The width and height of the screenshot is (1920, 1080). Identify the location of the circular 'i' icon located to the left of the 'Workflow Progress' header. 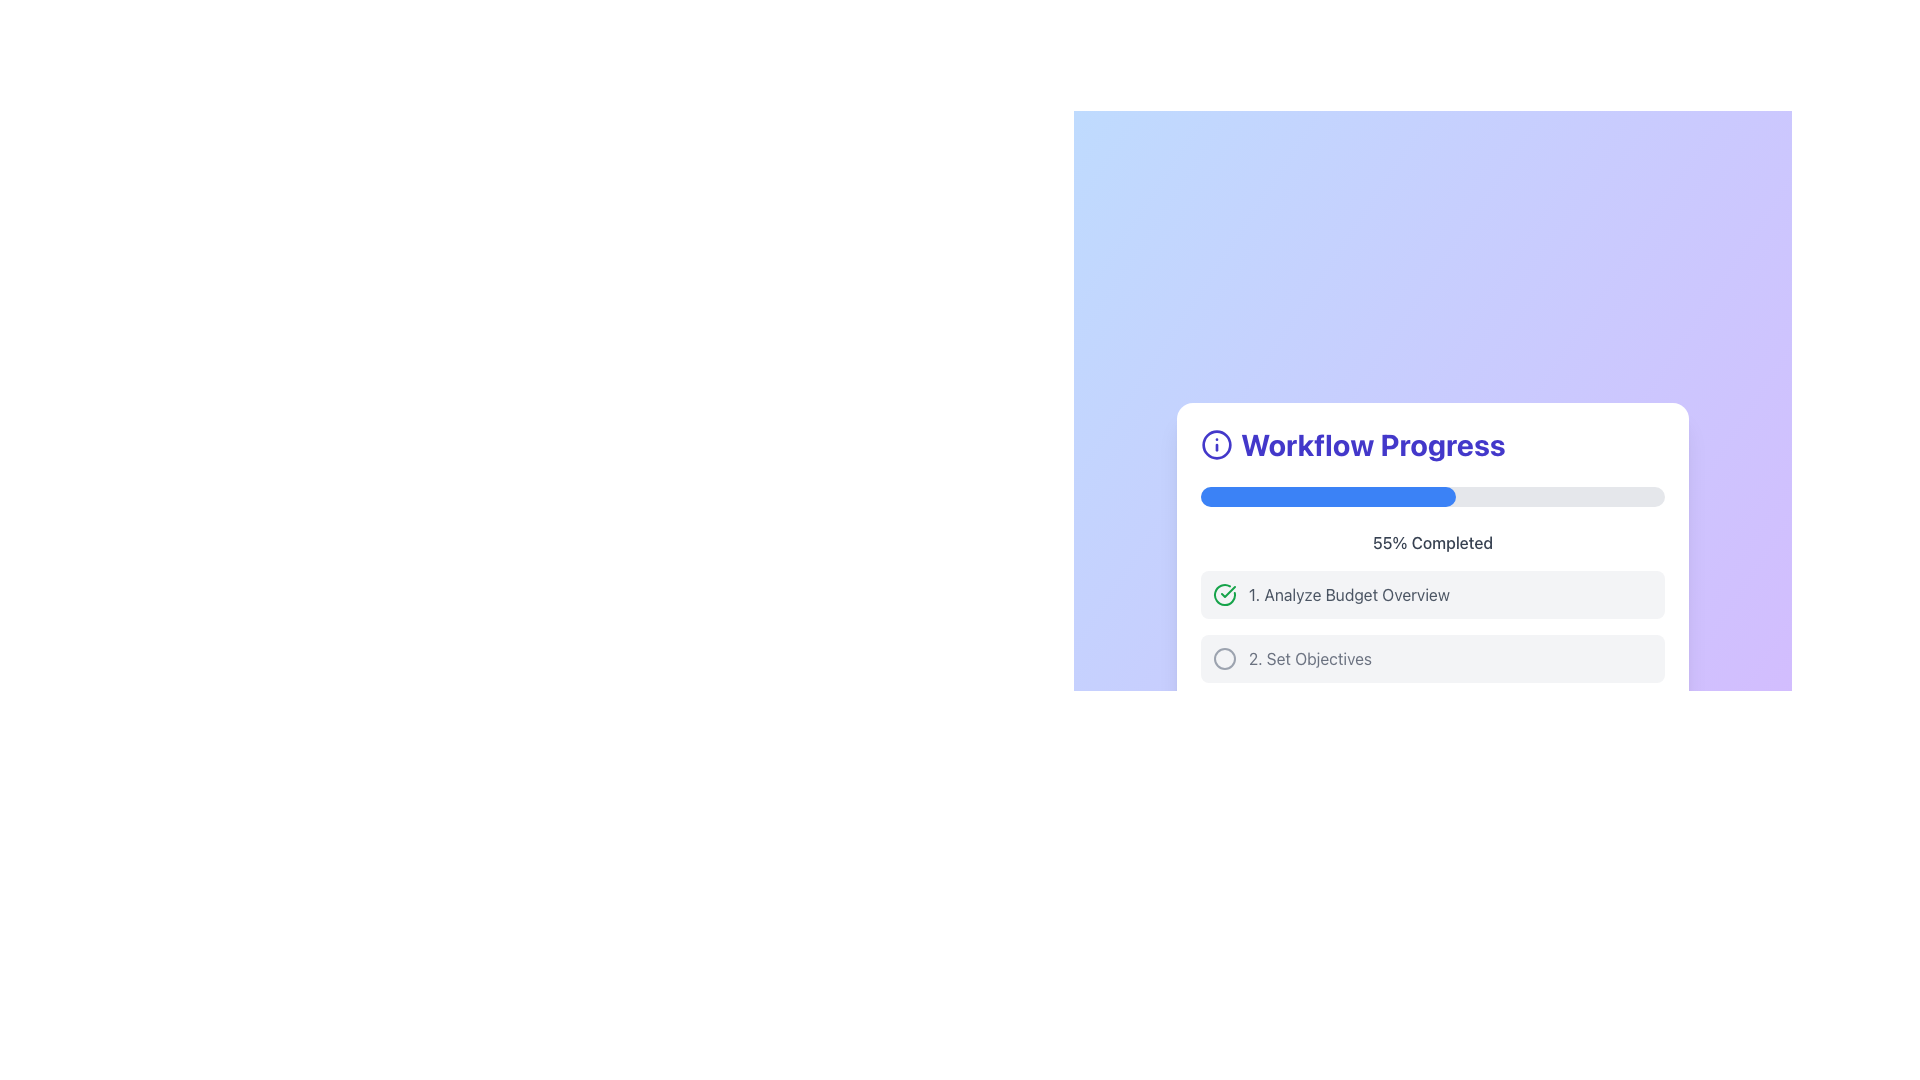
(1216, 443).